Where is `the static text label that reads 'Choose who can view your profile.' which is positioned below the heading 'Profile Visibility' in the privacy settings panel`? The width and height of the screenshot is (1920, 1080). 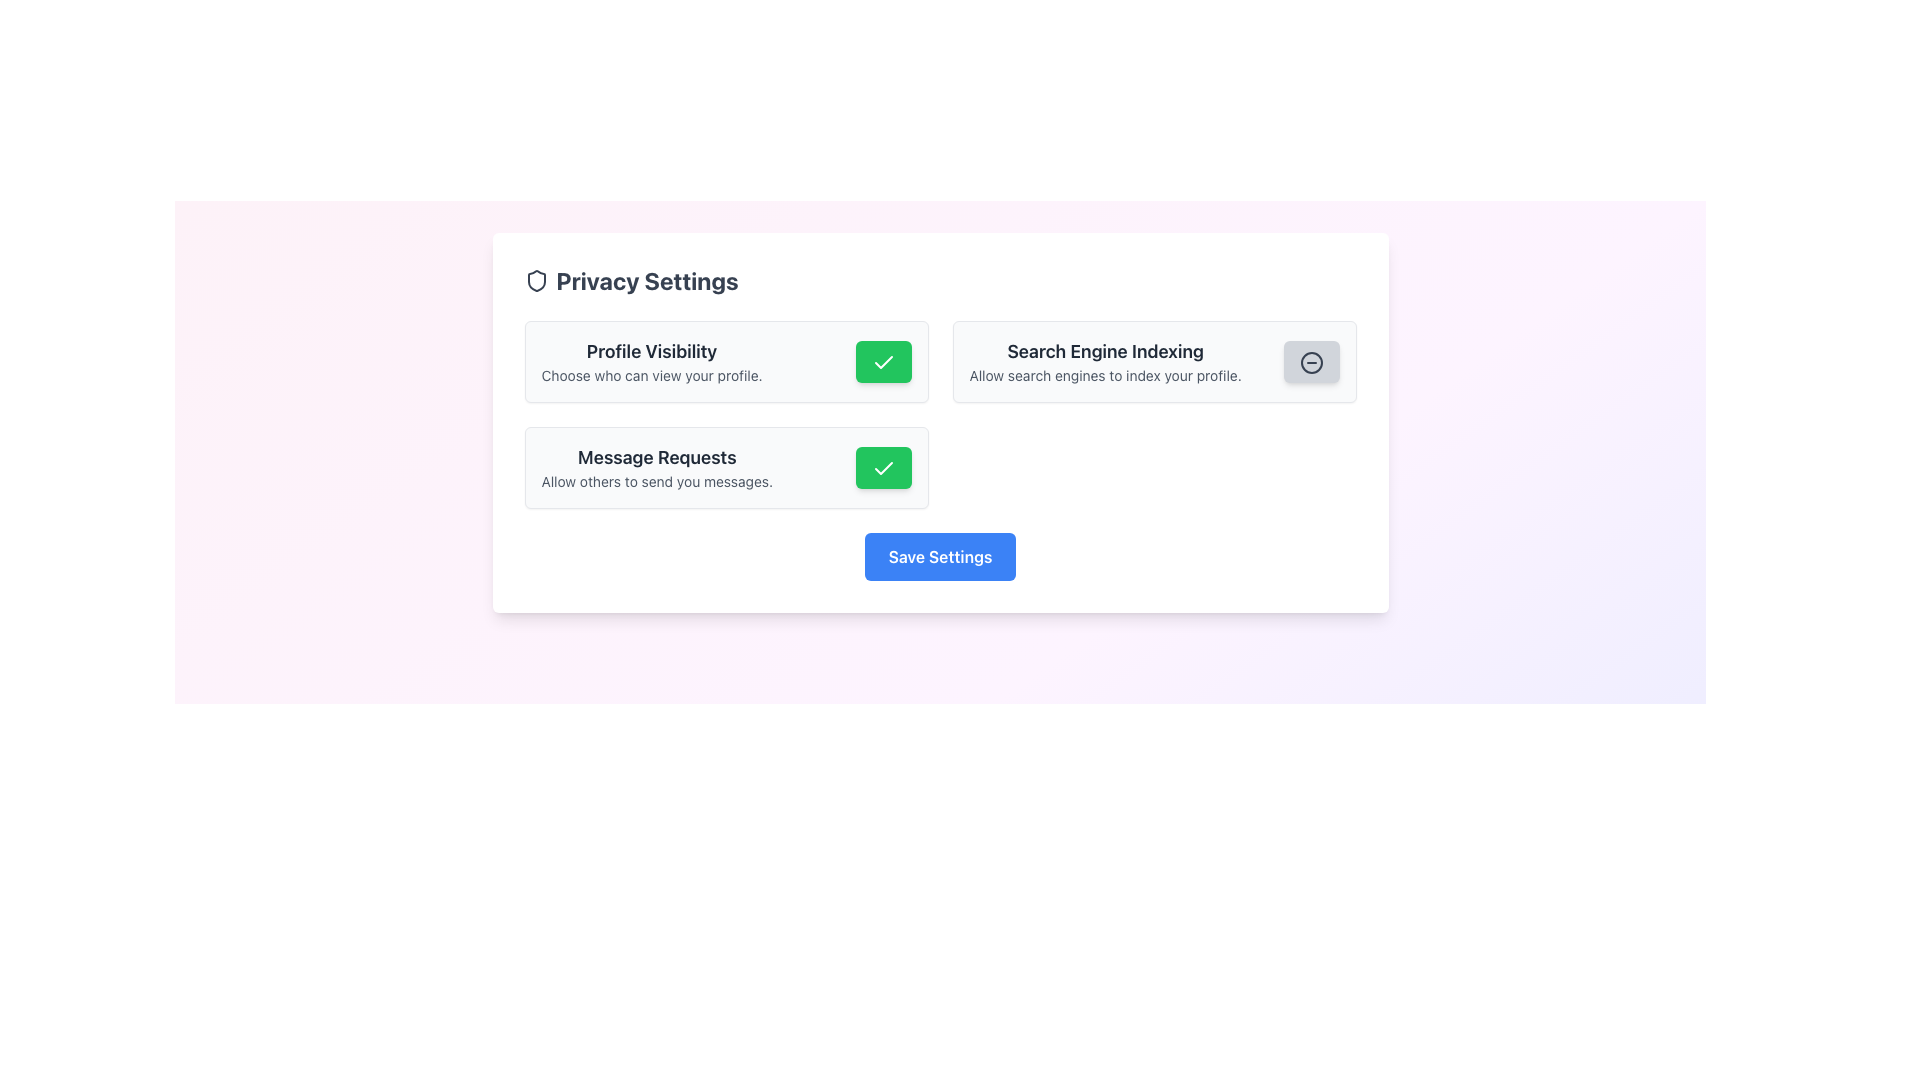
the static text label that reads 'Choose who can view your profile.' which is positioned below the heading 'Profile Visibility' in the privacy settings panel is located at coordinates (652, 375).